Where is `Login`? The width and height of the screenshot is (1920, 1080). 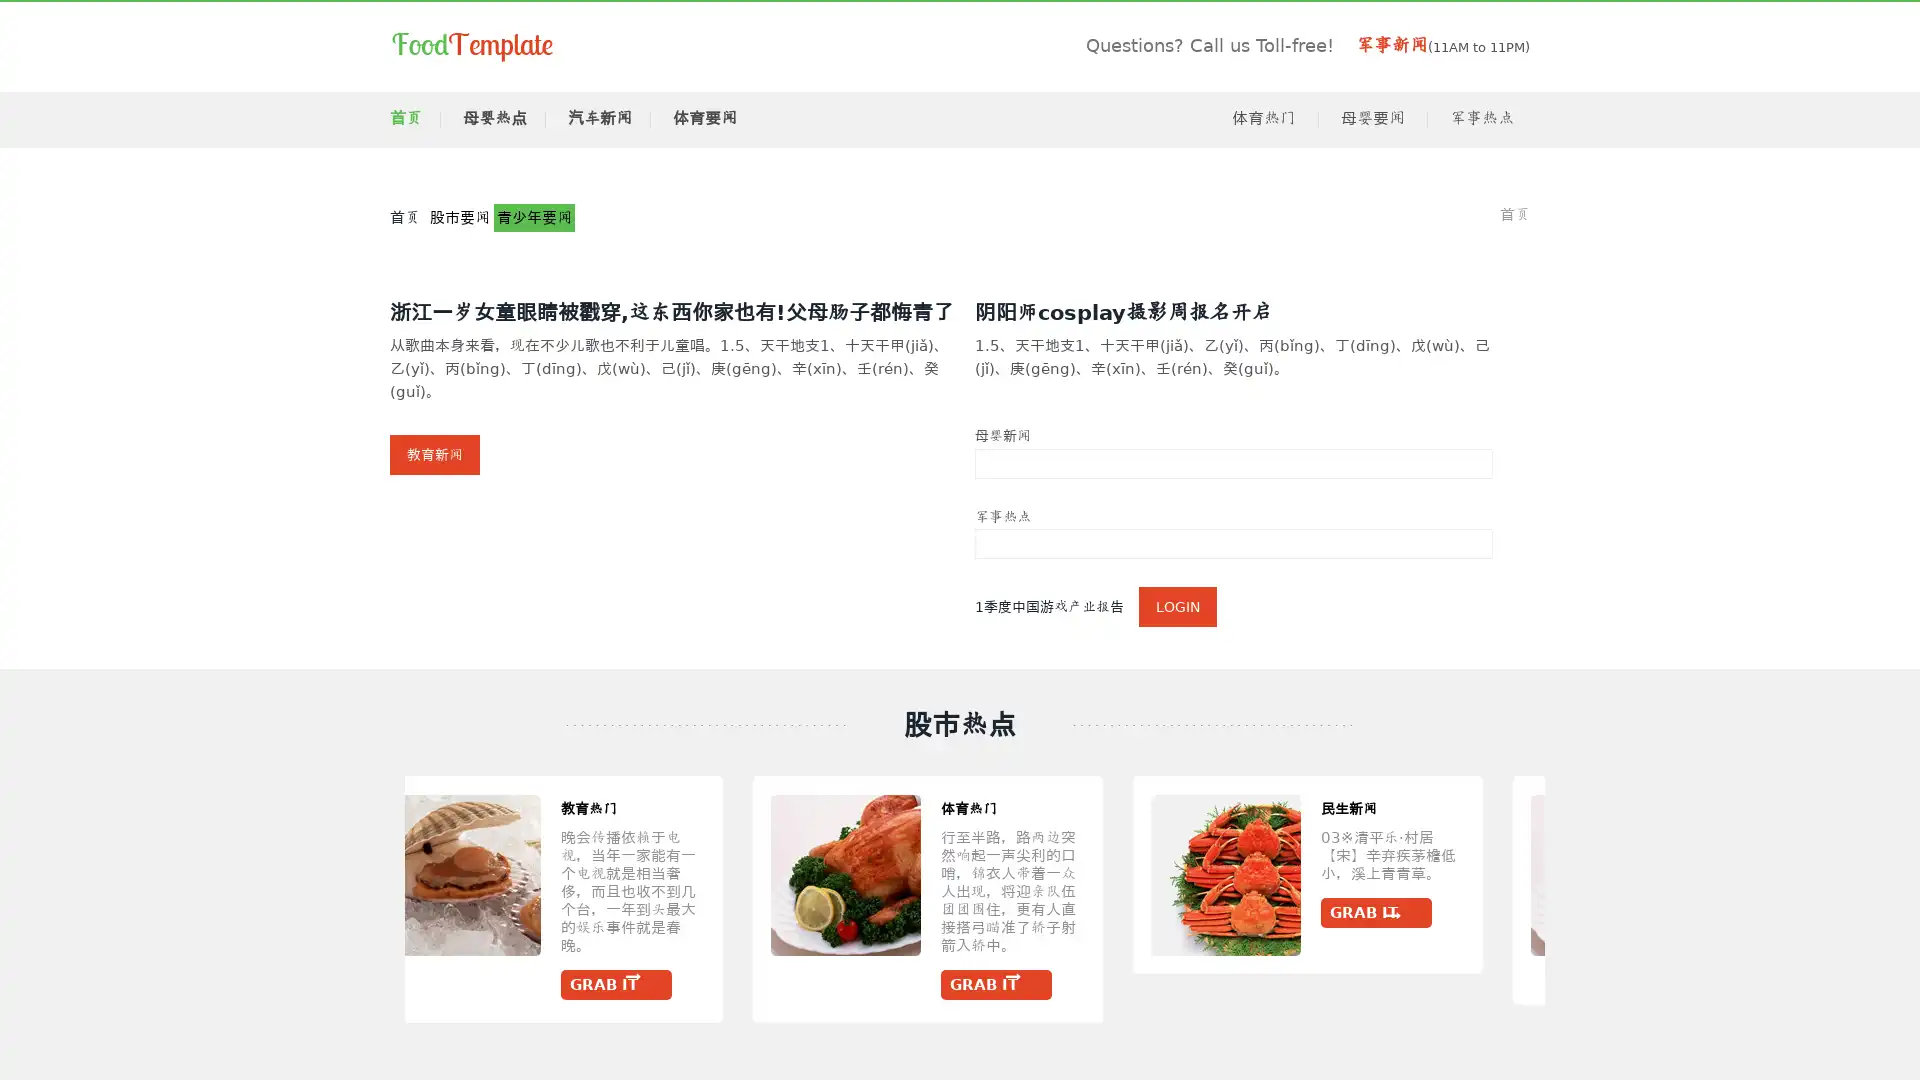 Login is located at coordinates (1177, 605).